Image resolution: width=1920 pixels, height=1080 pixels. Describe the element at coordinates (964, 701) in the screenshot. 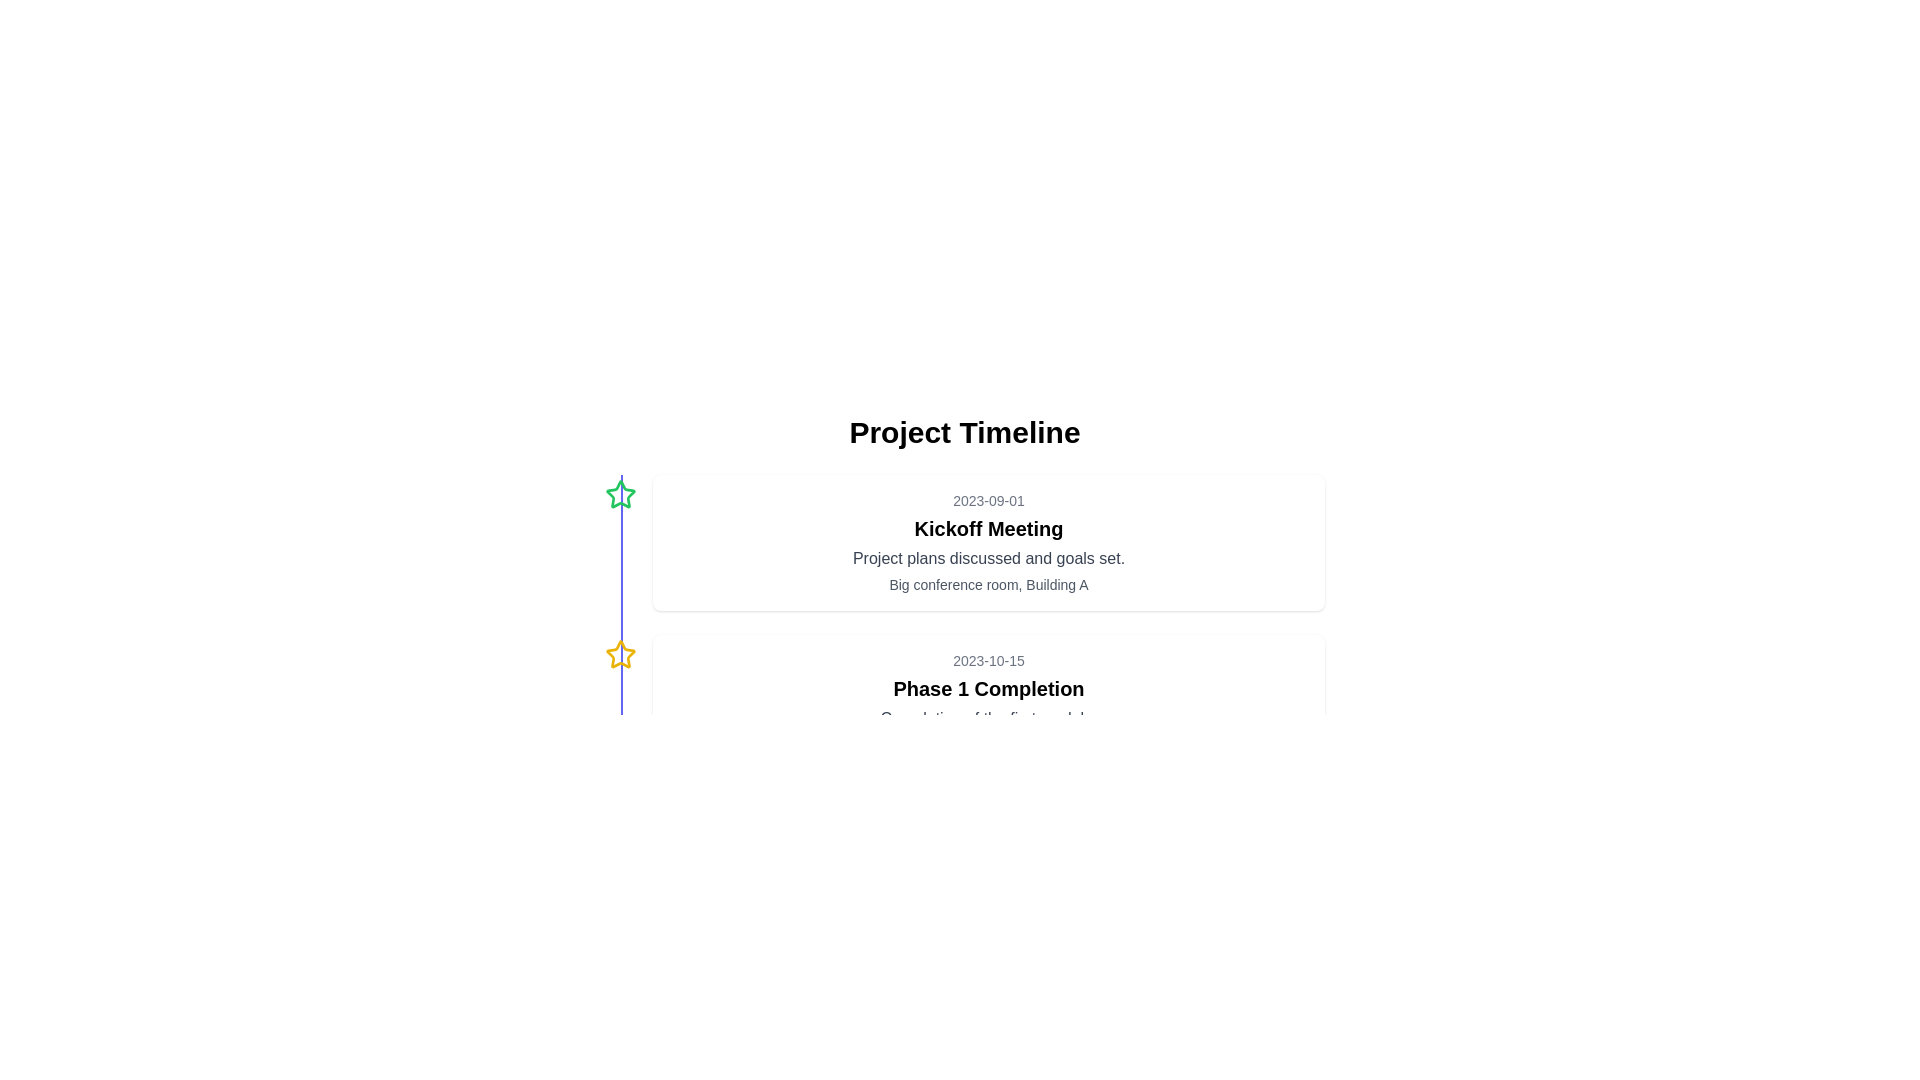

I see `the second event entry in the timeline display, which represents the completion of 'Phase 1' scheduled for 2023-10-15` at that location.